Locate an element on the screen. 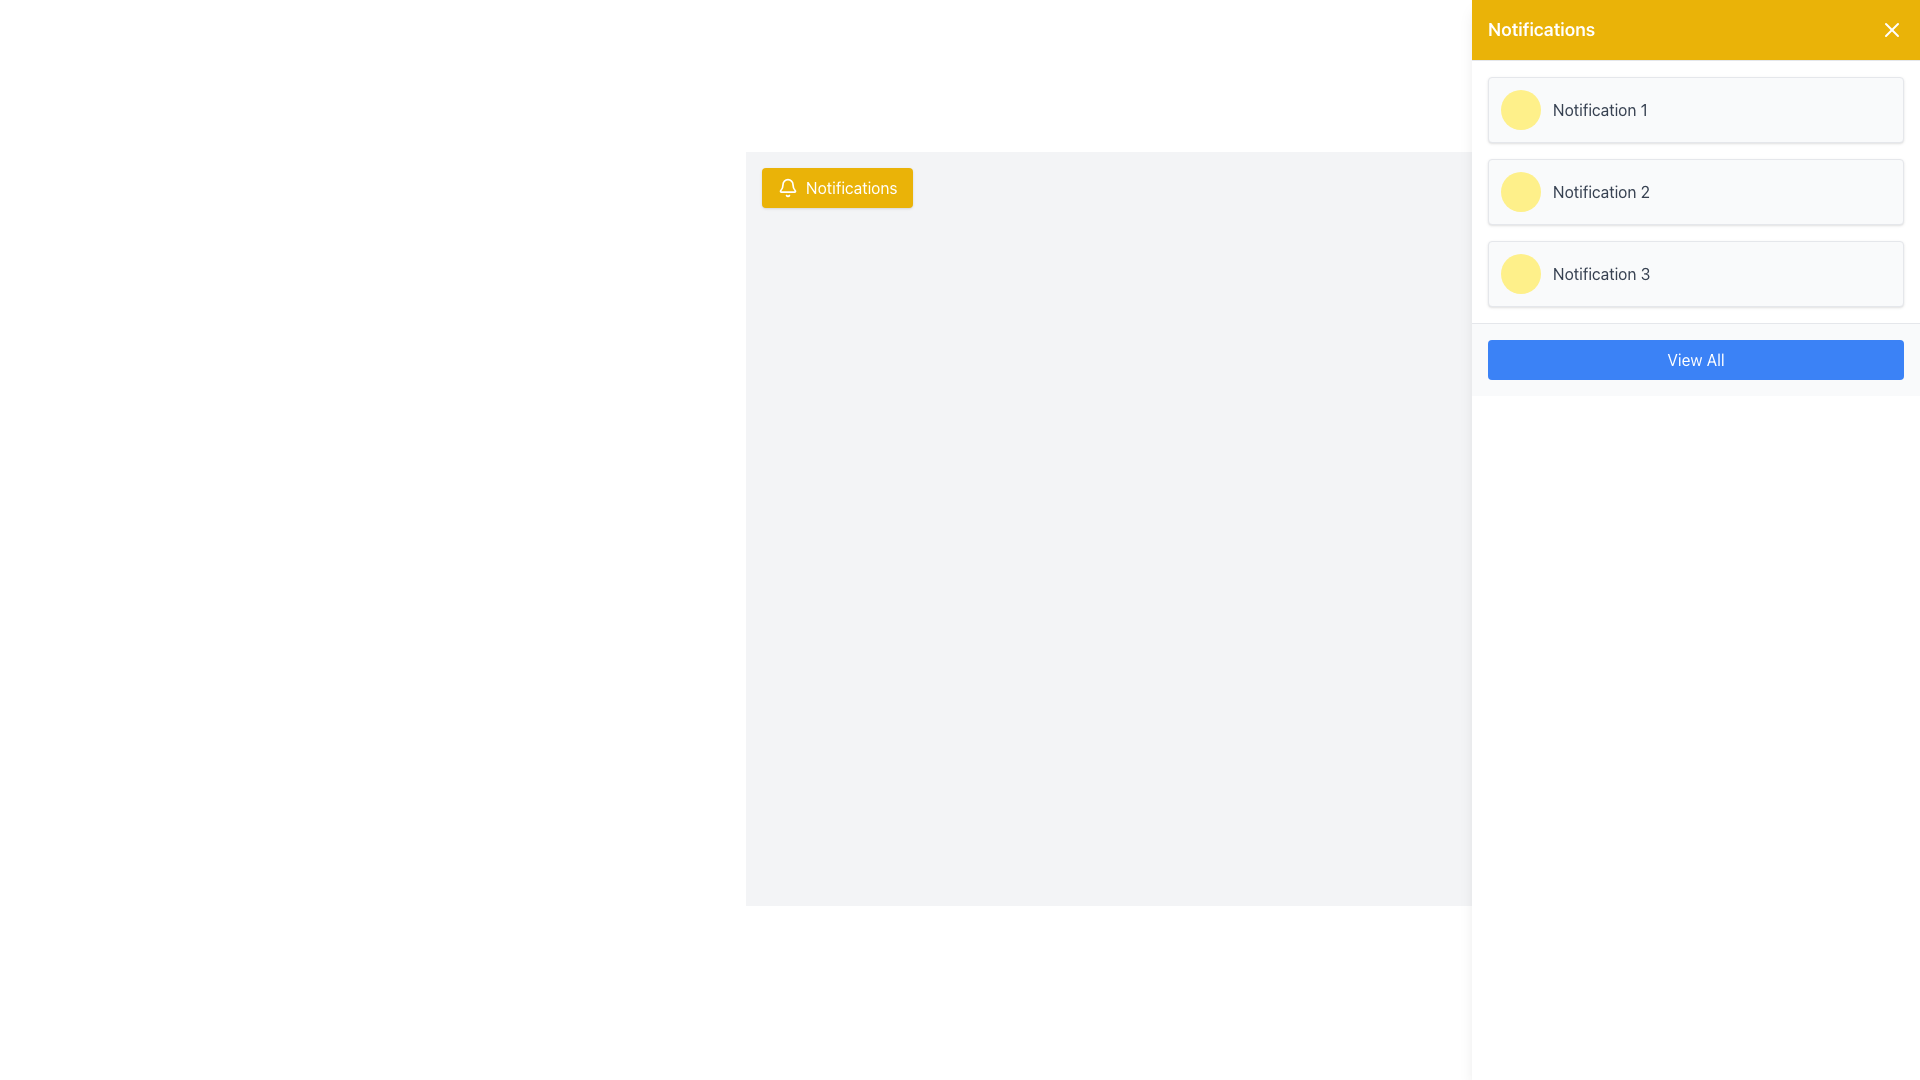 This screenshot has width=1920, height=1080. the yellow 'Notifications' button with white text and a bell icon is located at coordinates (837, 188).